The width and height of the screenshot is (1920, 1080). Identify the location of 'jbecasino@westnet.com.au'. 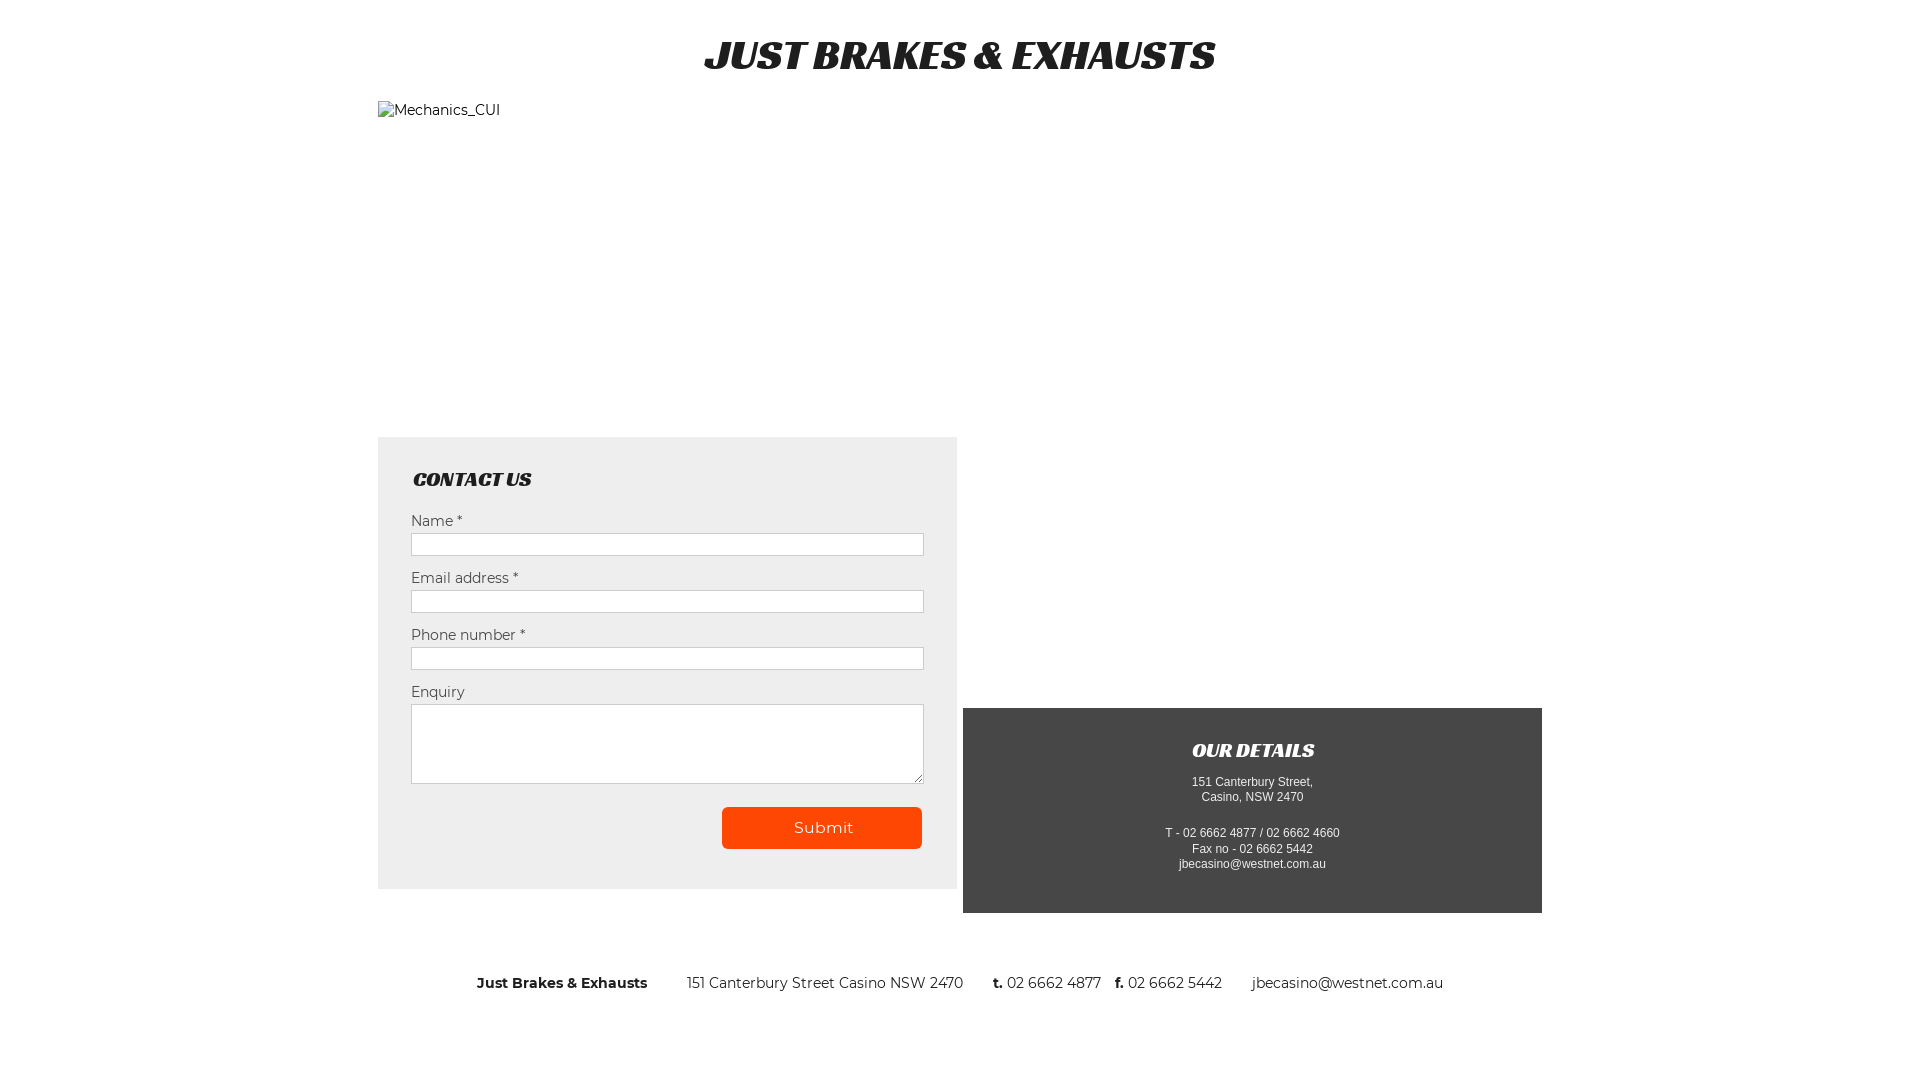
(1347, 982).